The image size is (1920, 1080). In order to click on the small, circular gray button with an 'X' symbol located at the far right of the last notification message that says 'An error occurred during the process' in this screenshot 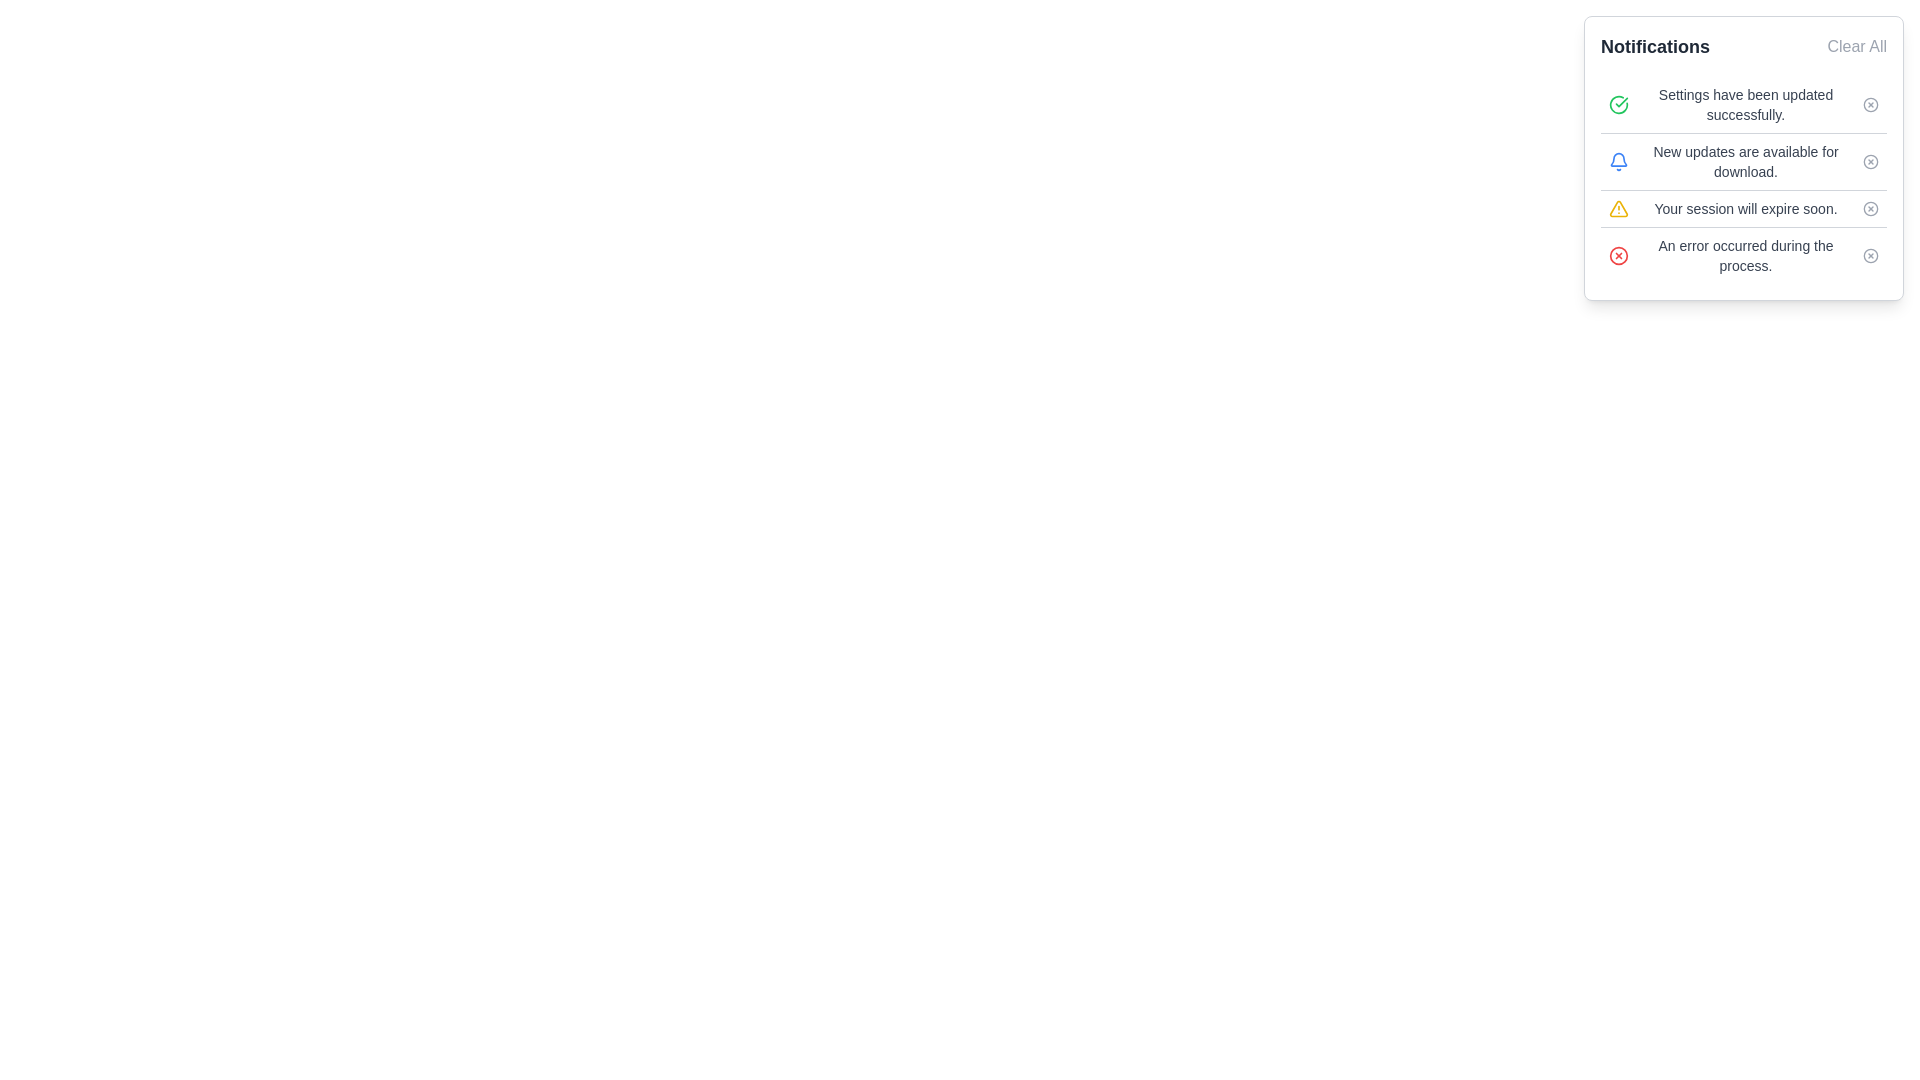, I will do `click(1870, 254)`.